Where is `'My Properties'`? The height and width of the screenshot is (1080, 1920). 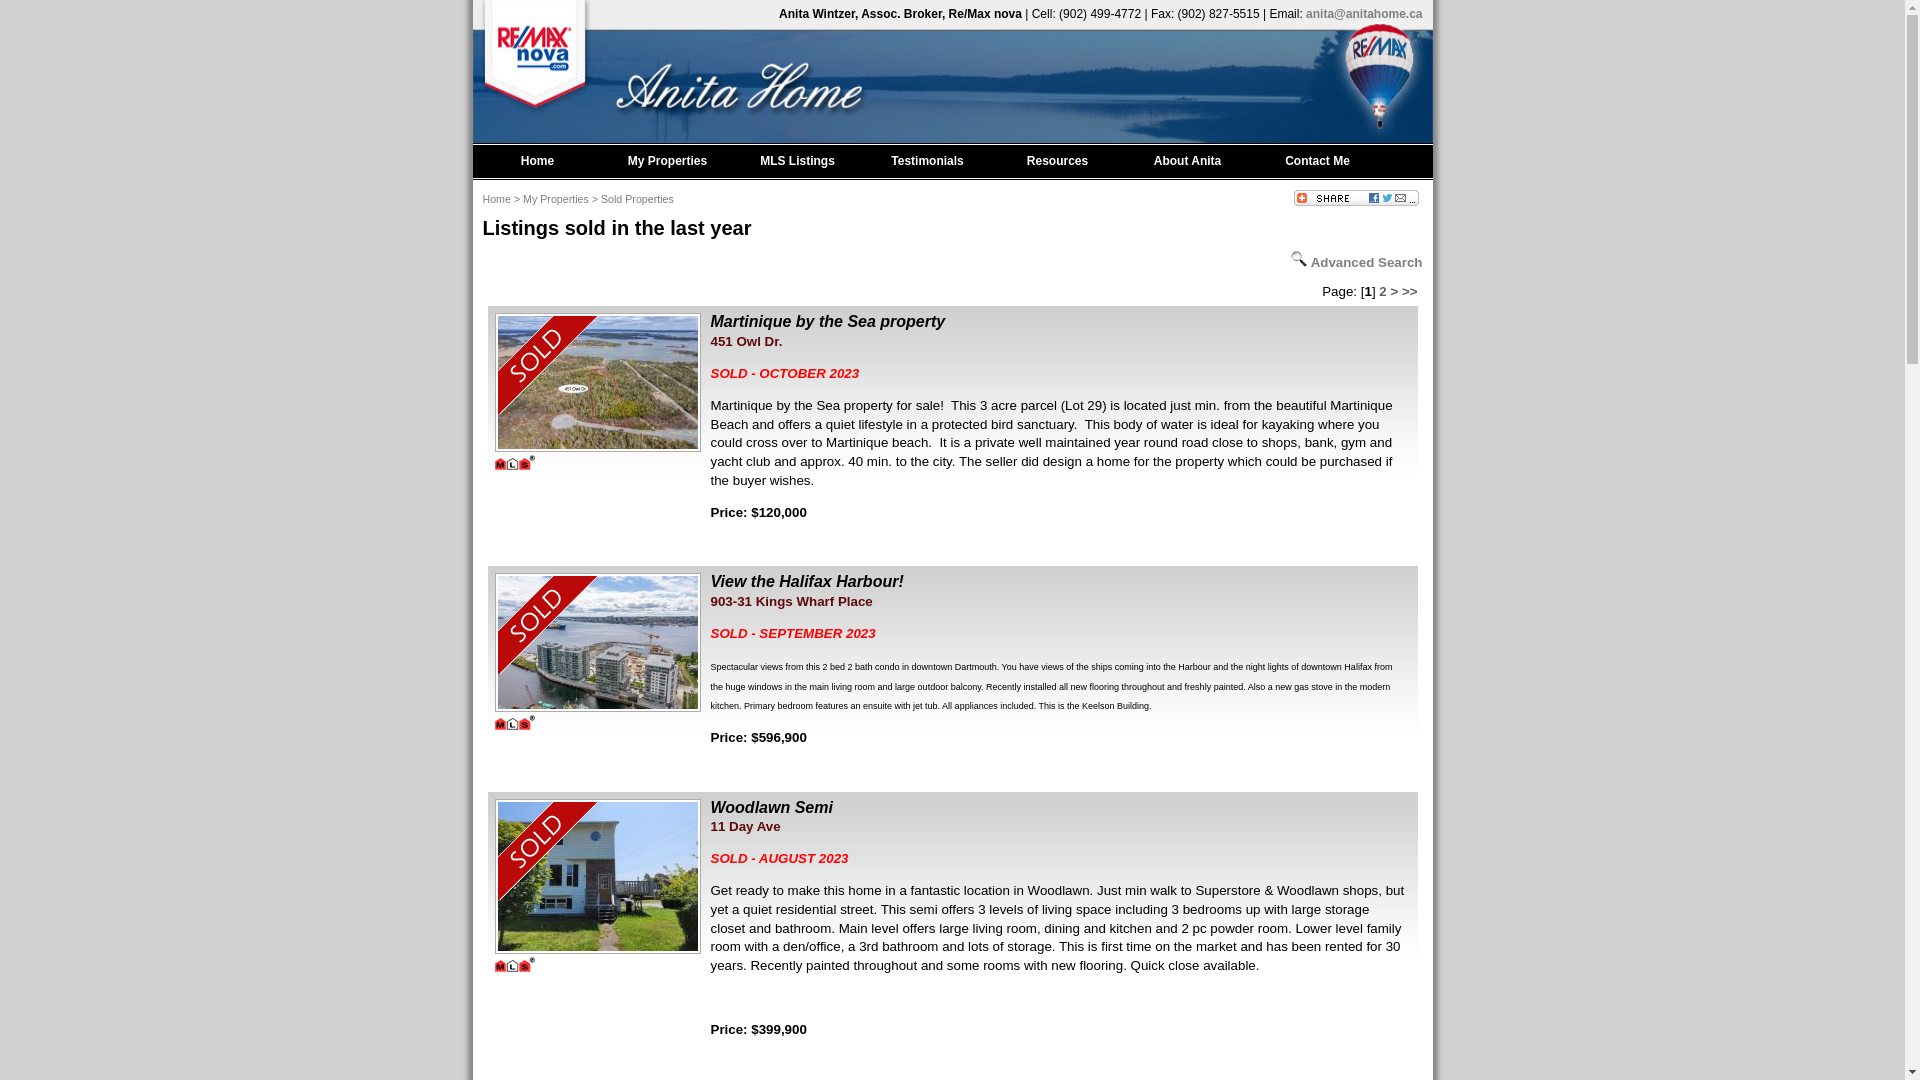
'My Properties' is located at coordinates (600, 160).